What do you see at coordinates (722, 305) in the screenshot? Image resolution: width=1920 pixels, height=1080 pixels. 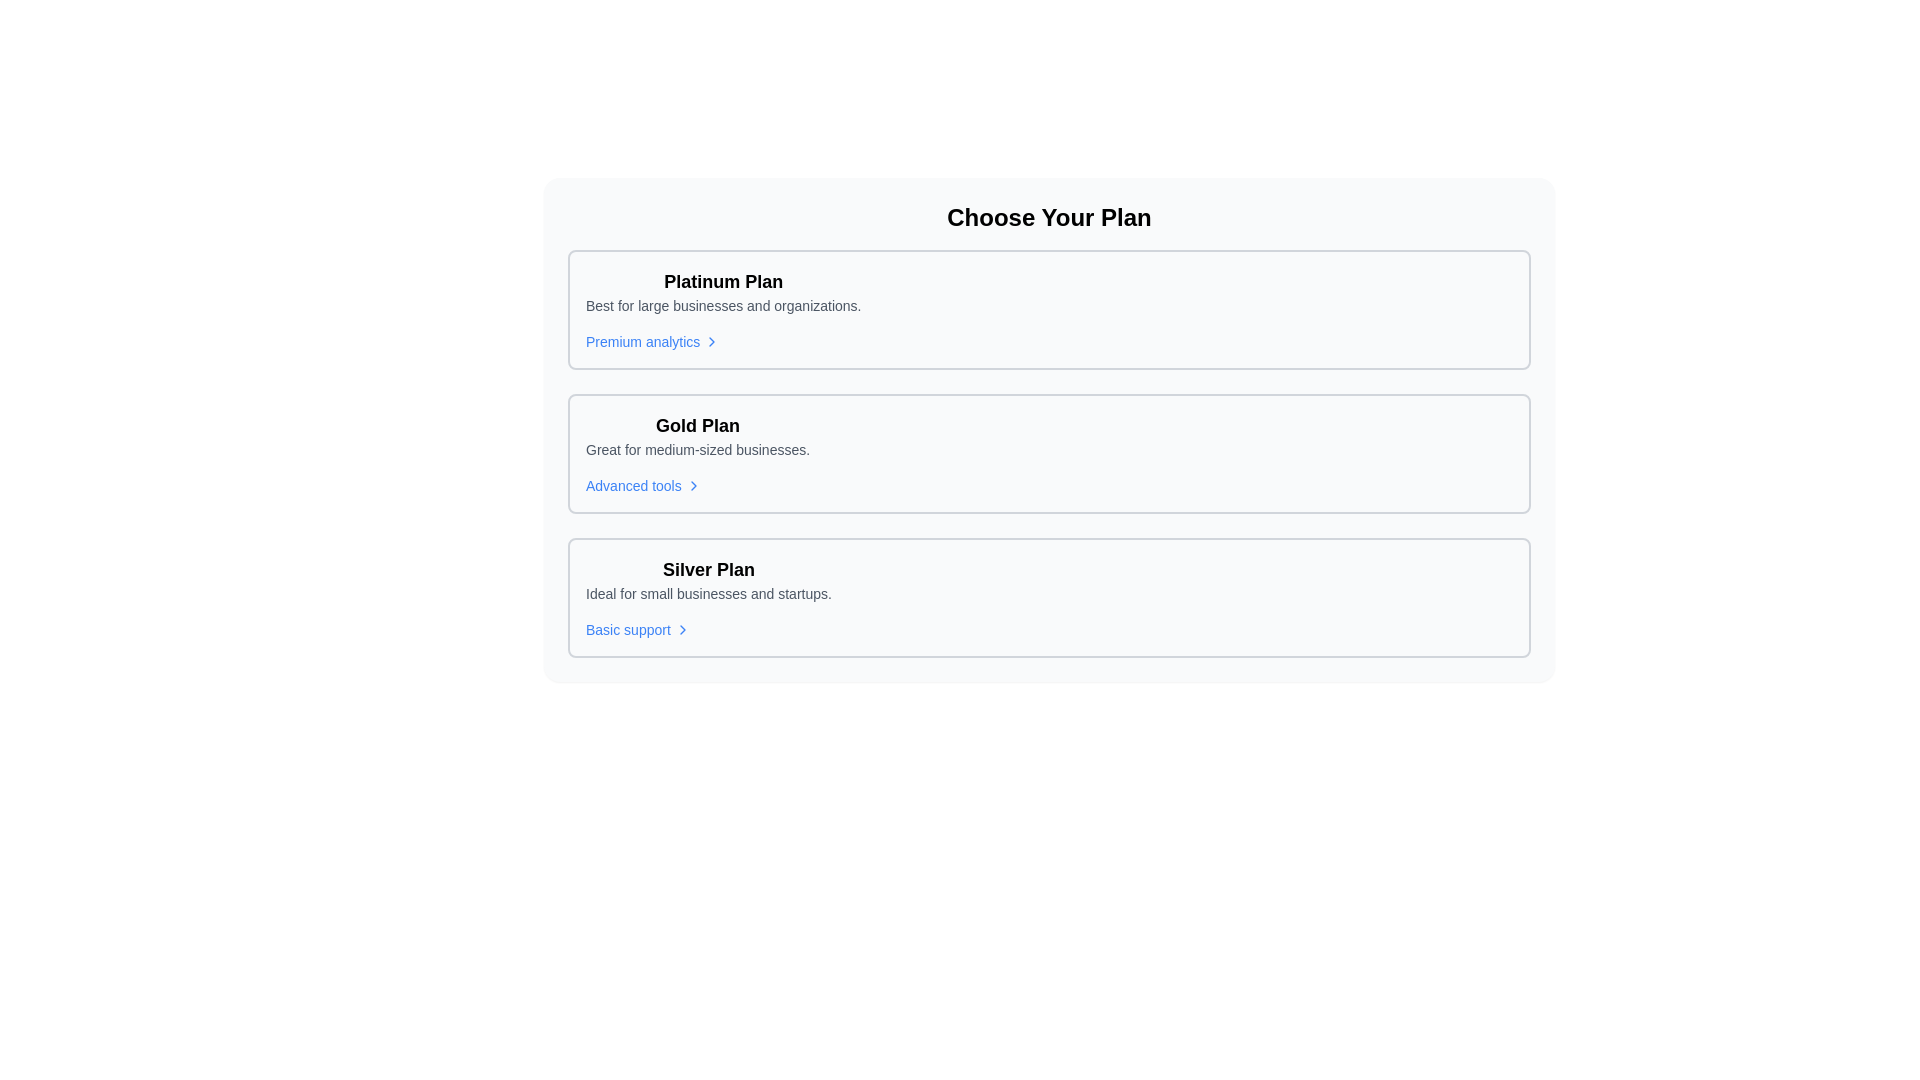 I see `the text label styled with a small font and gray color, located directly beneath the bold title 'Platinum Plan'` at bounding box center [722, 305].